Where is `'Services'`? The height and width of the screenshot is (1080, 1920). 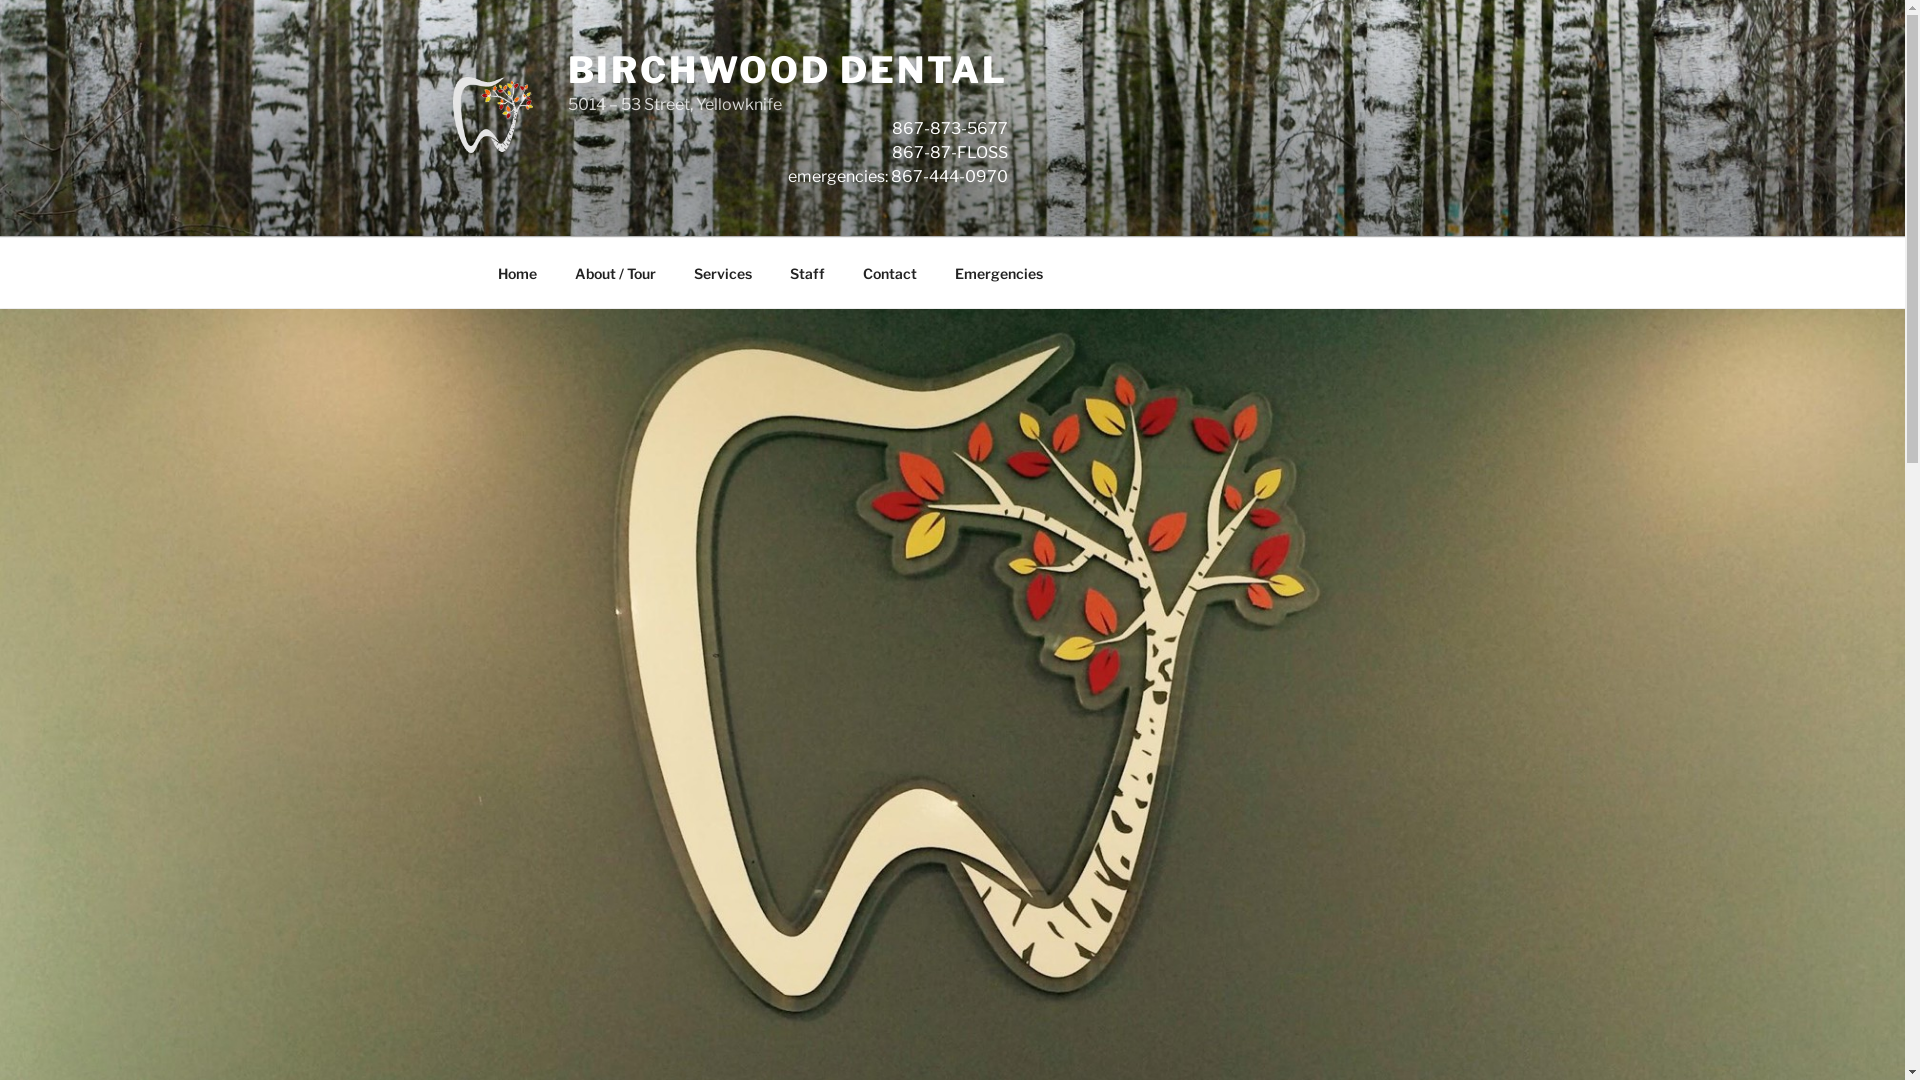 'Services' is located at coordinates (676, 272).